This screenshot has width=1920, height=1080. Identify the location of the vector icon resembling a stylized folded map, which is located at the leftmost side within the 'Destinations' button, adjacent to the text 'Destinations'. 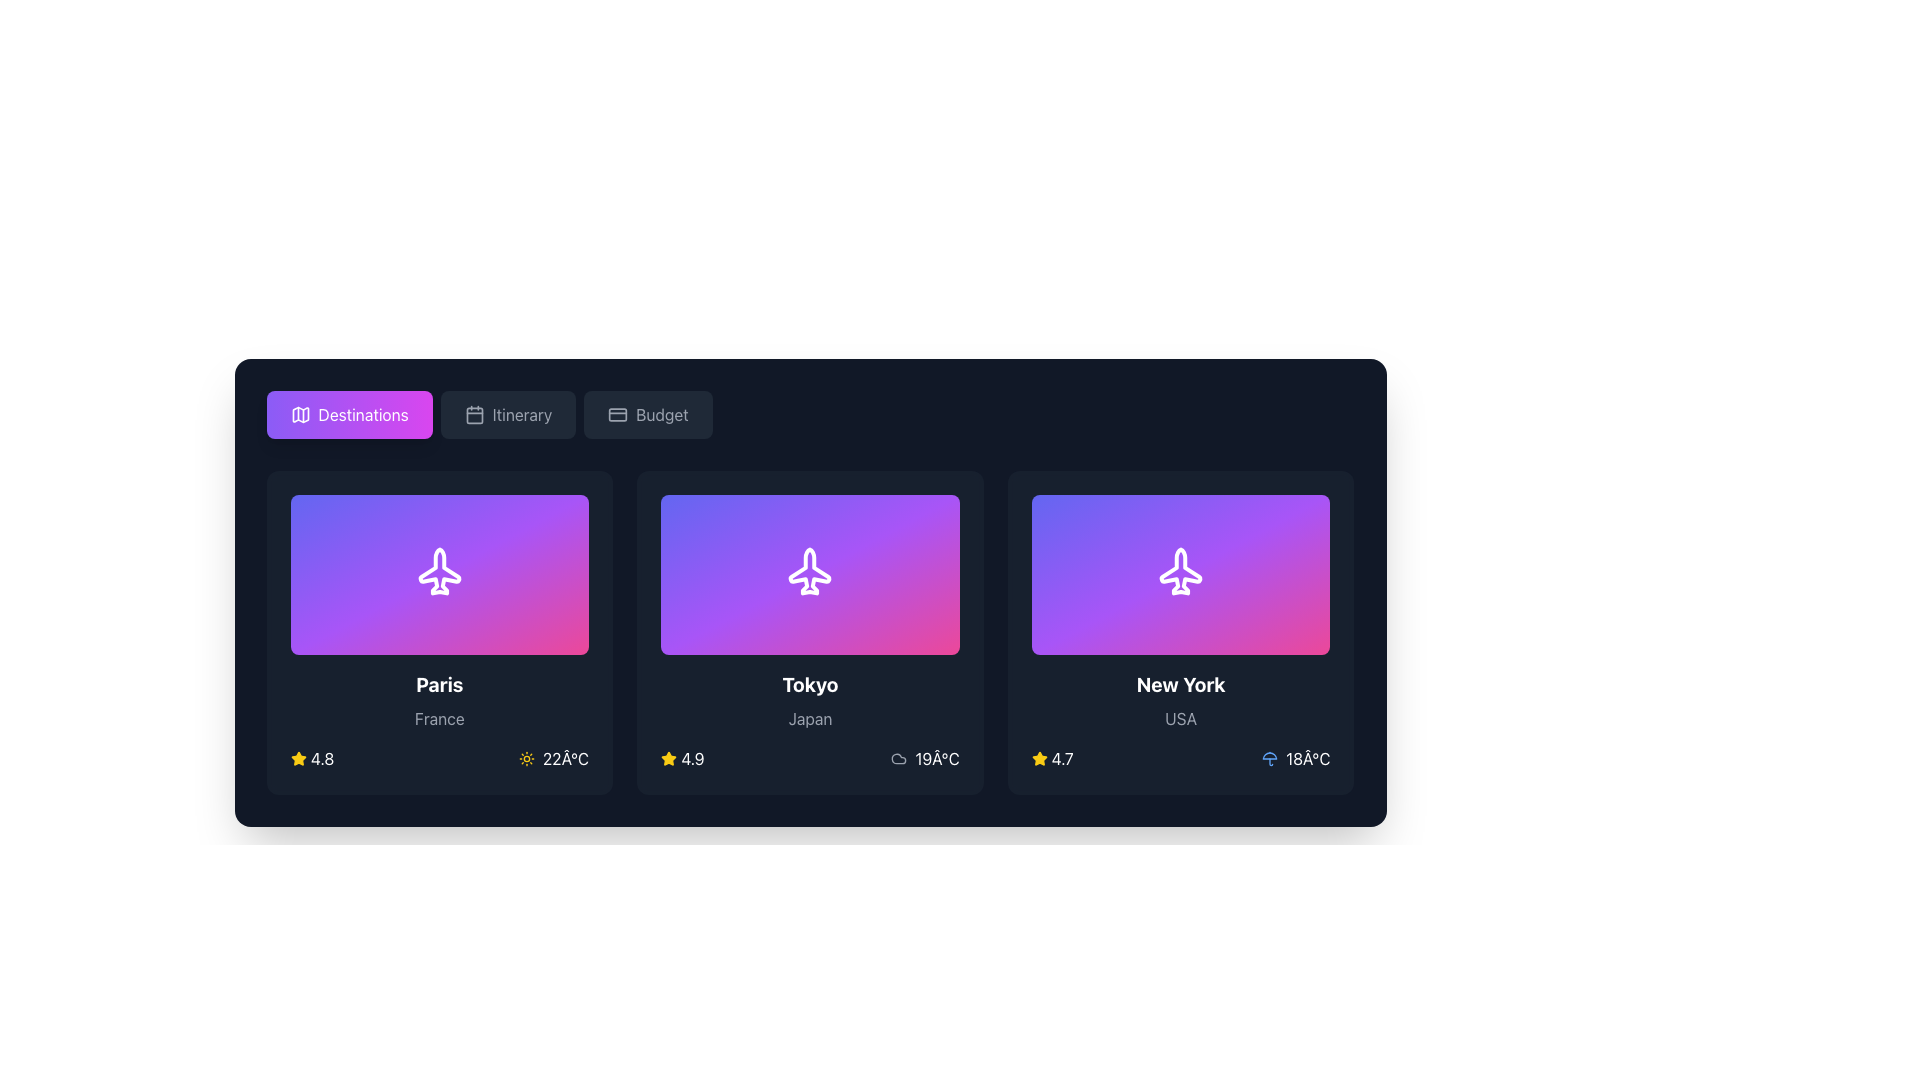
(299, 414).